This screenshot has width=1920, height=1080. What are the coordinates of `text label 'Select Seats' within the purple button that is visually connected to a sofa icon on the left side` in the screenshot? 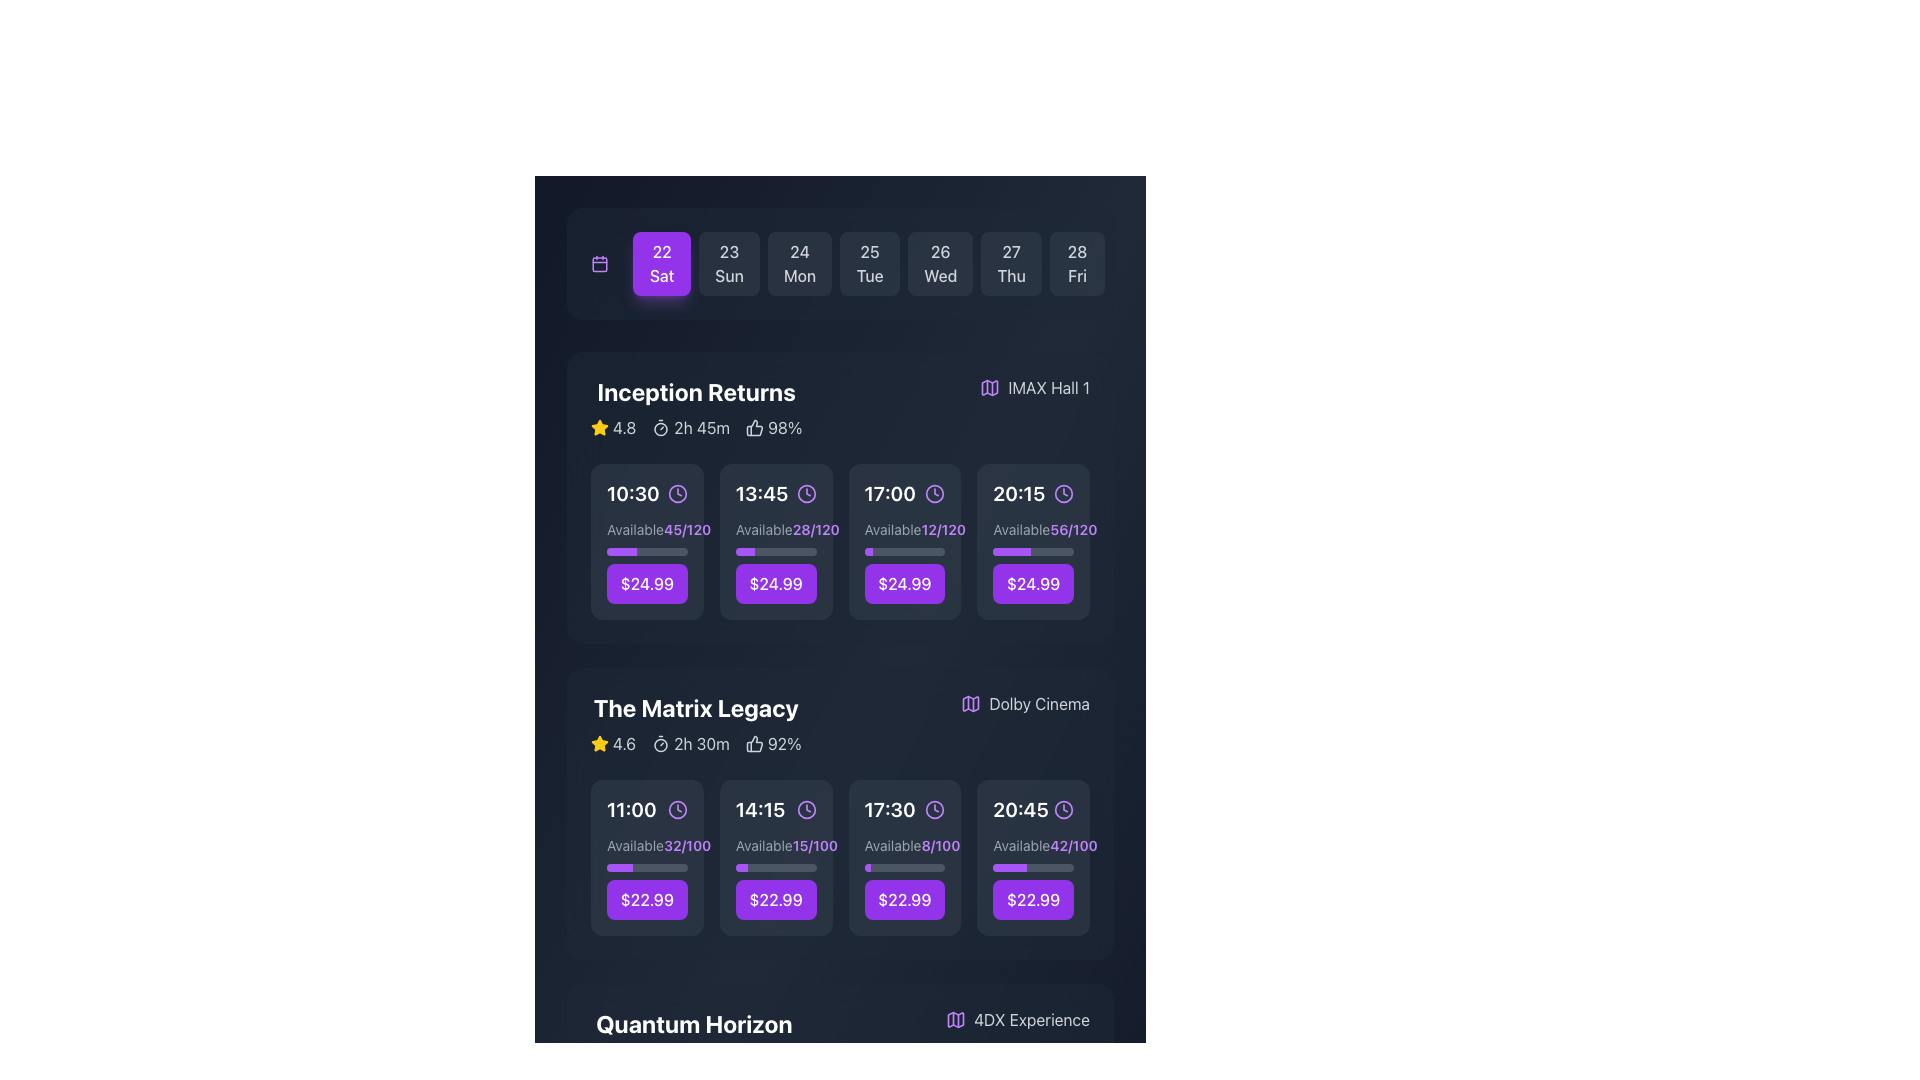 It's located at (785, 542).